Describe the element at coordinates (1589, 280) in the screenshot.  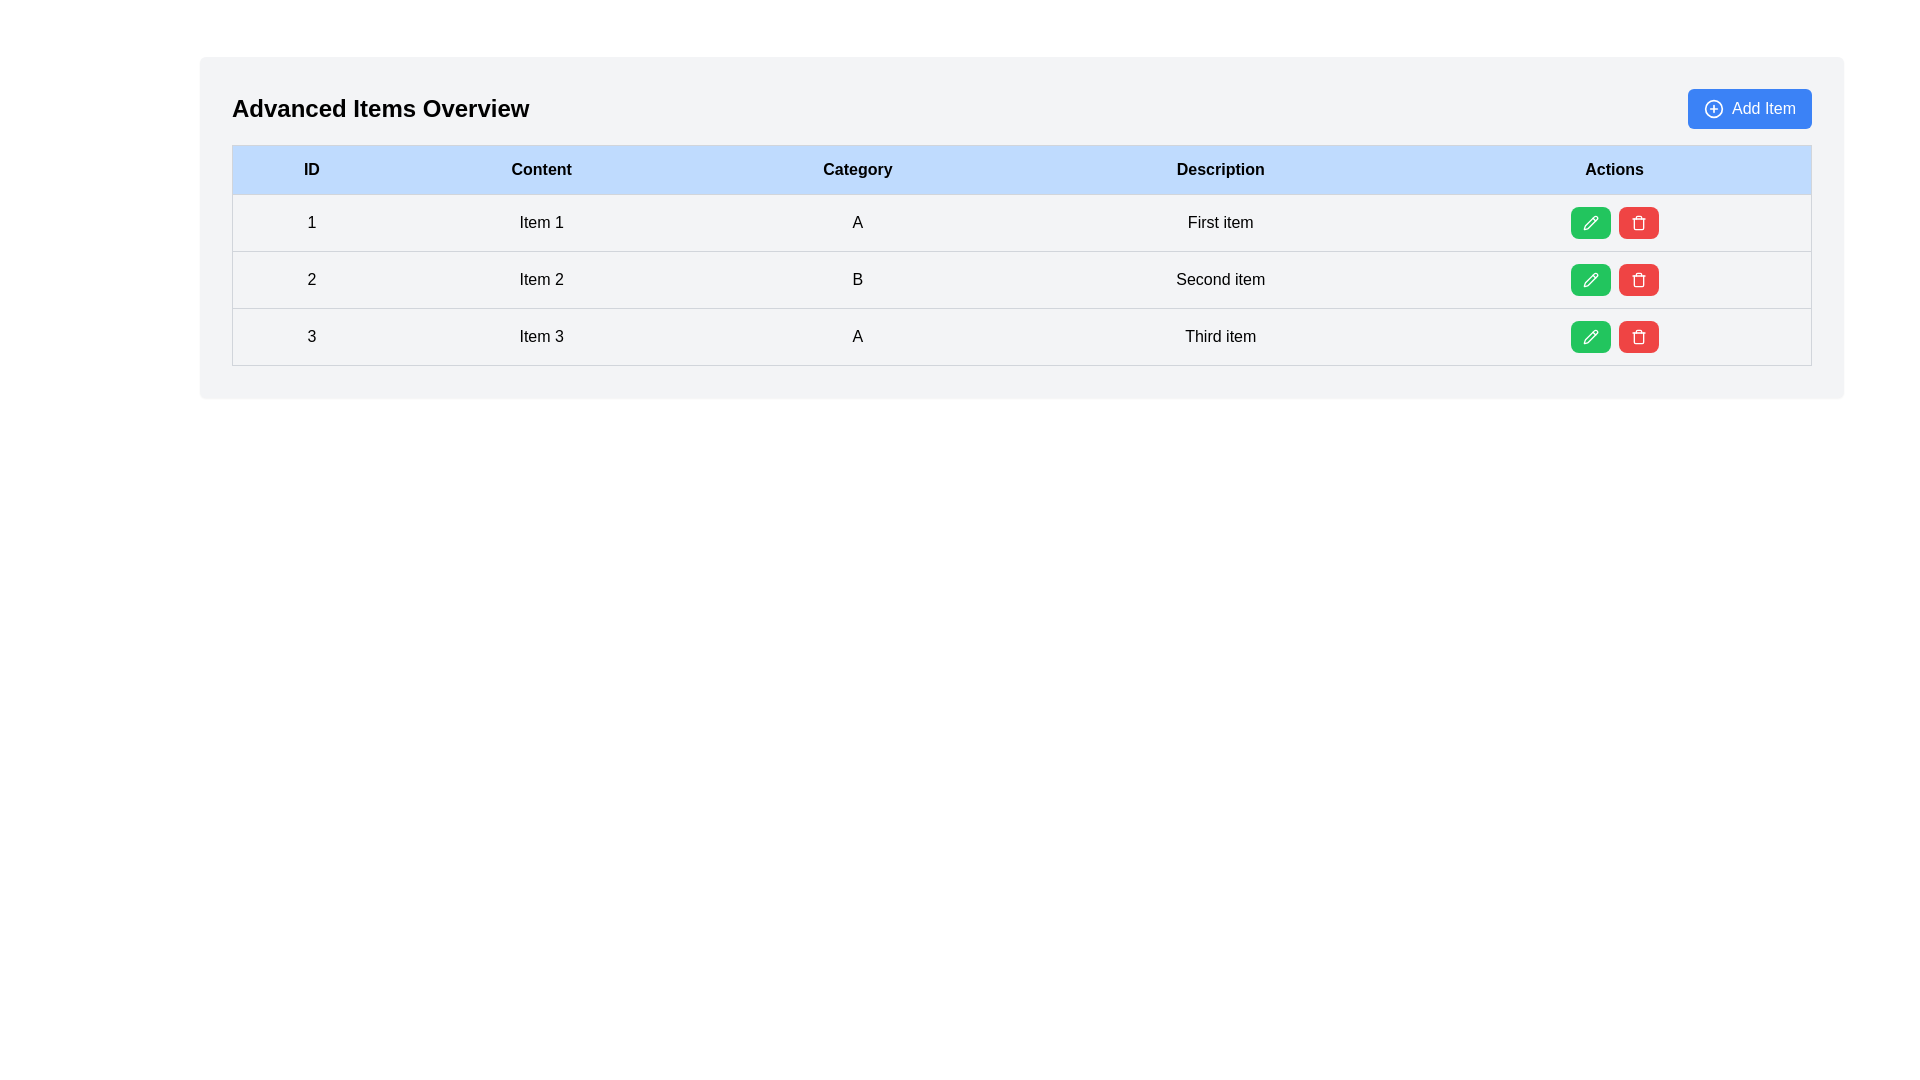
I see `the small pencil icon representing the 'edit' action, located in the 'Actions' column of the second row of the table` at that location.